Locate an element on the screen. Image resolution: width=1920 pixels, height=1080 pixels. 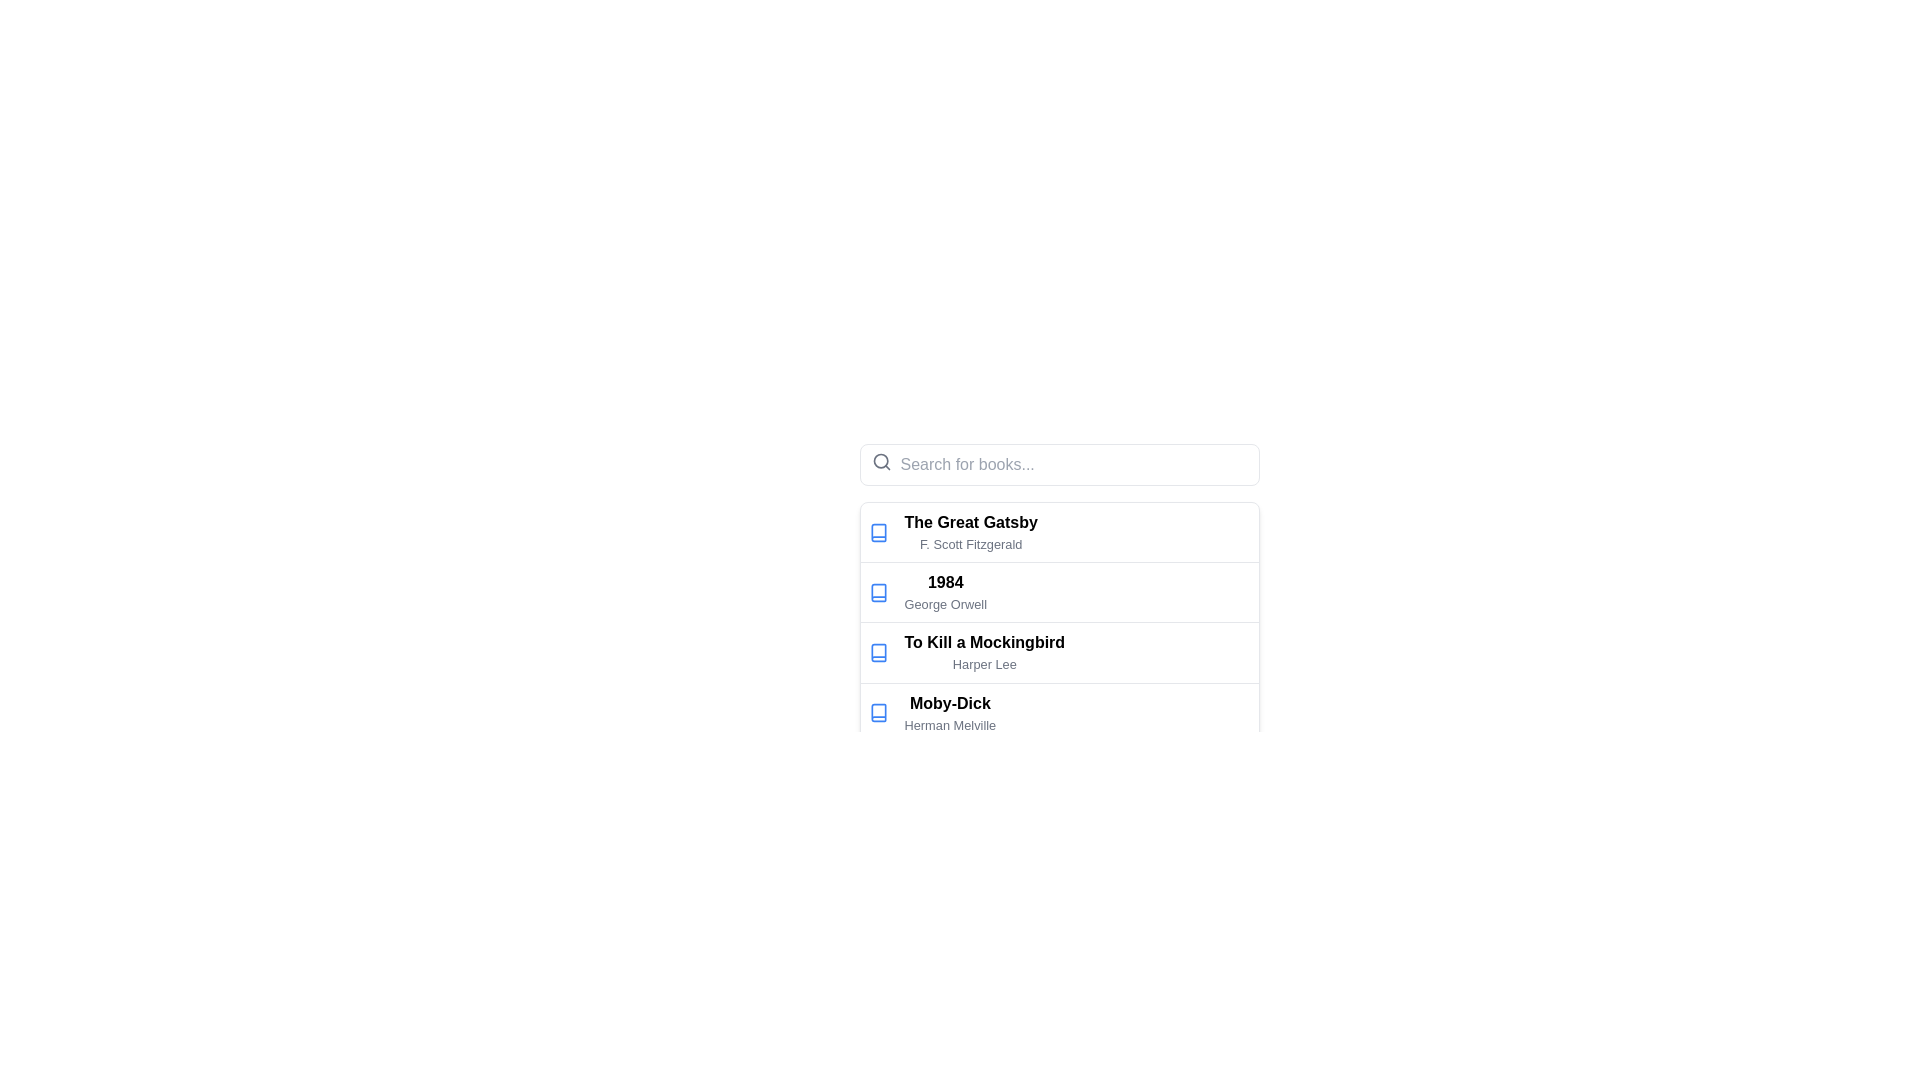
the Text Label displaying the title '1984' and subtitle 'George Orwell', which is the second item in the vertical list of books is located at coordinates (944, 591).